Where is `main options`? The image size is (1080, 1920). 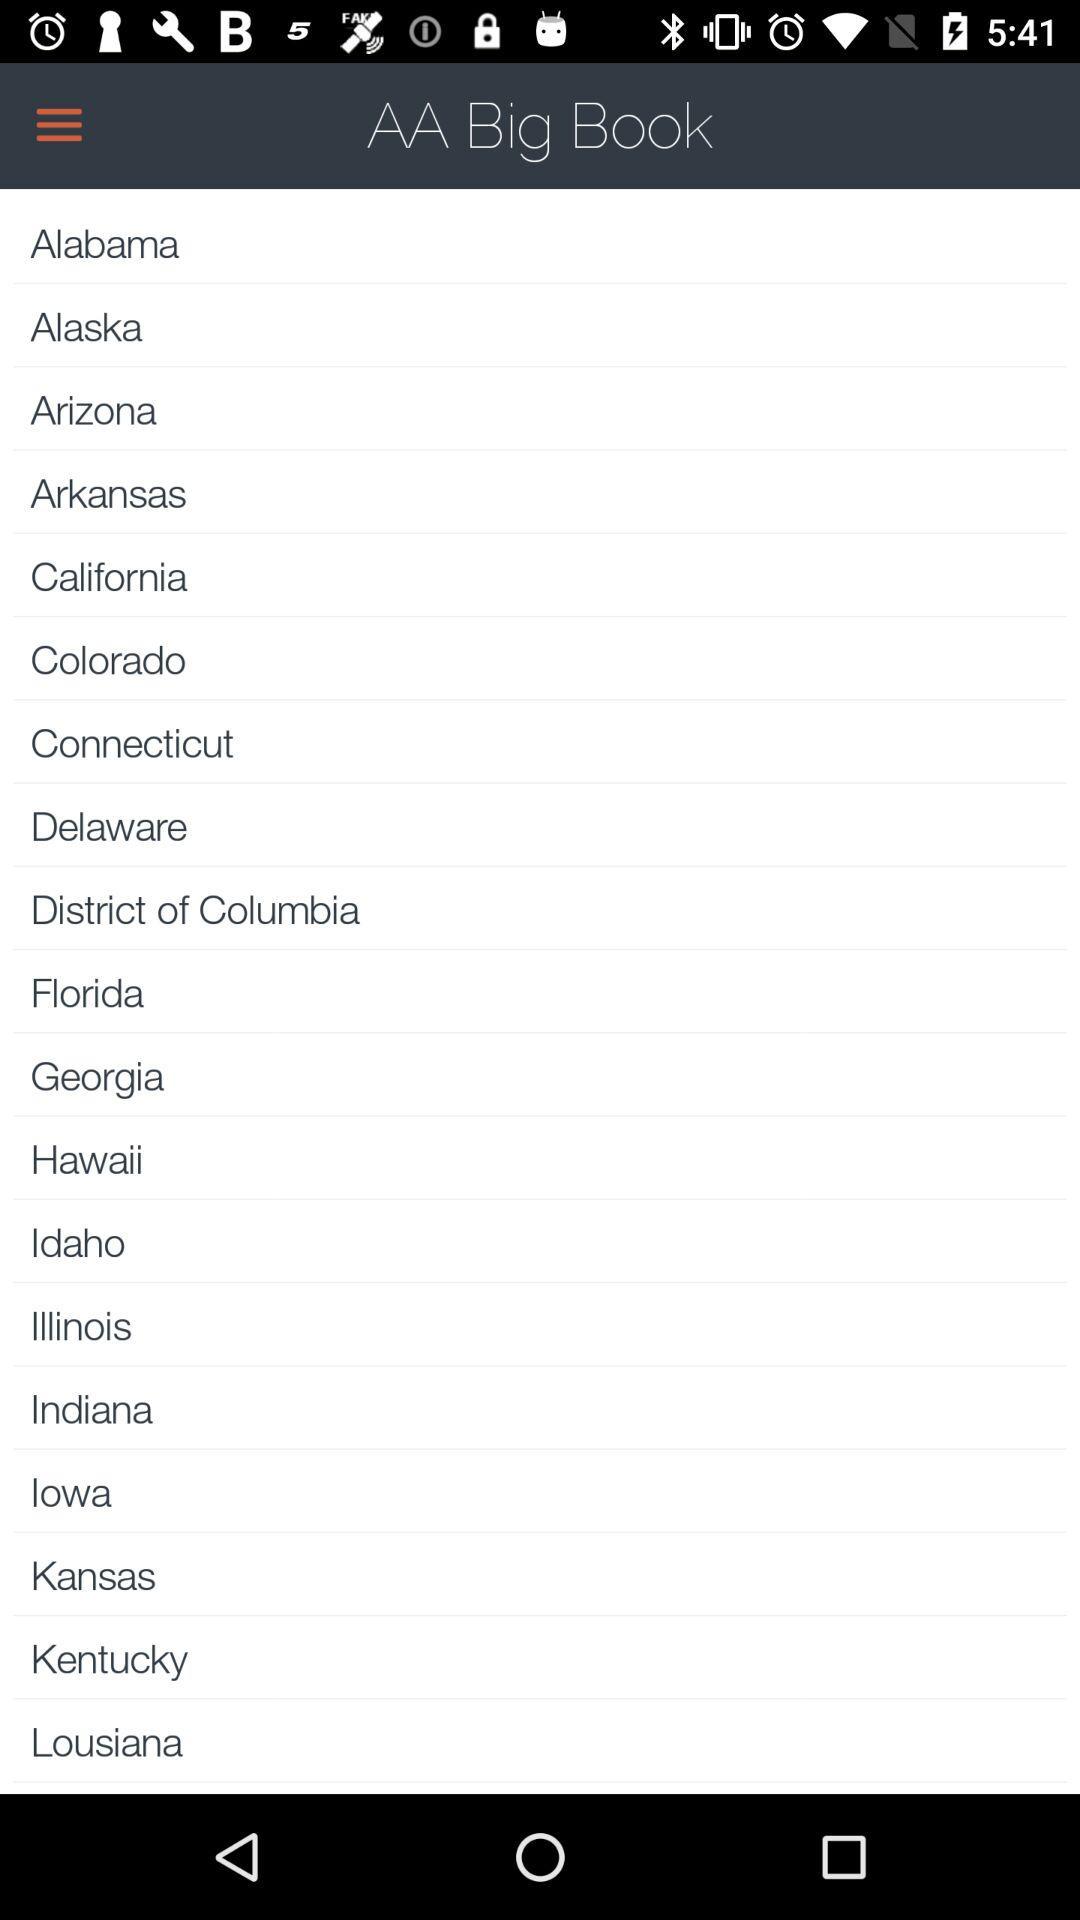 main options is located at coordinates (540, 124).